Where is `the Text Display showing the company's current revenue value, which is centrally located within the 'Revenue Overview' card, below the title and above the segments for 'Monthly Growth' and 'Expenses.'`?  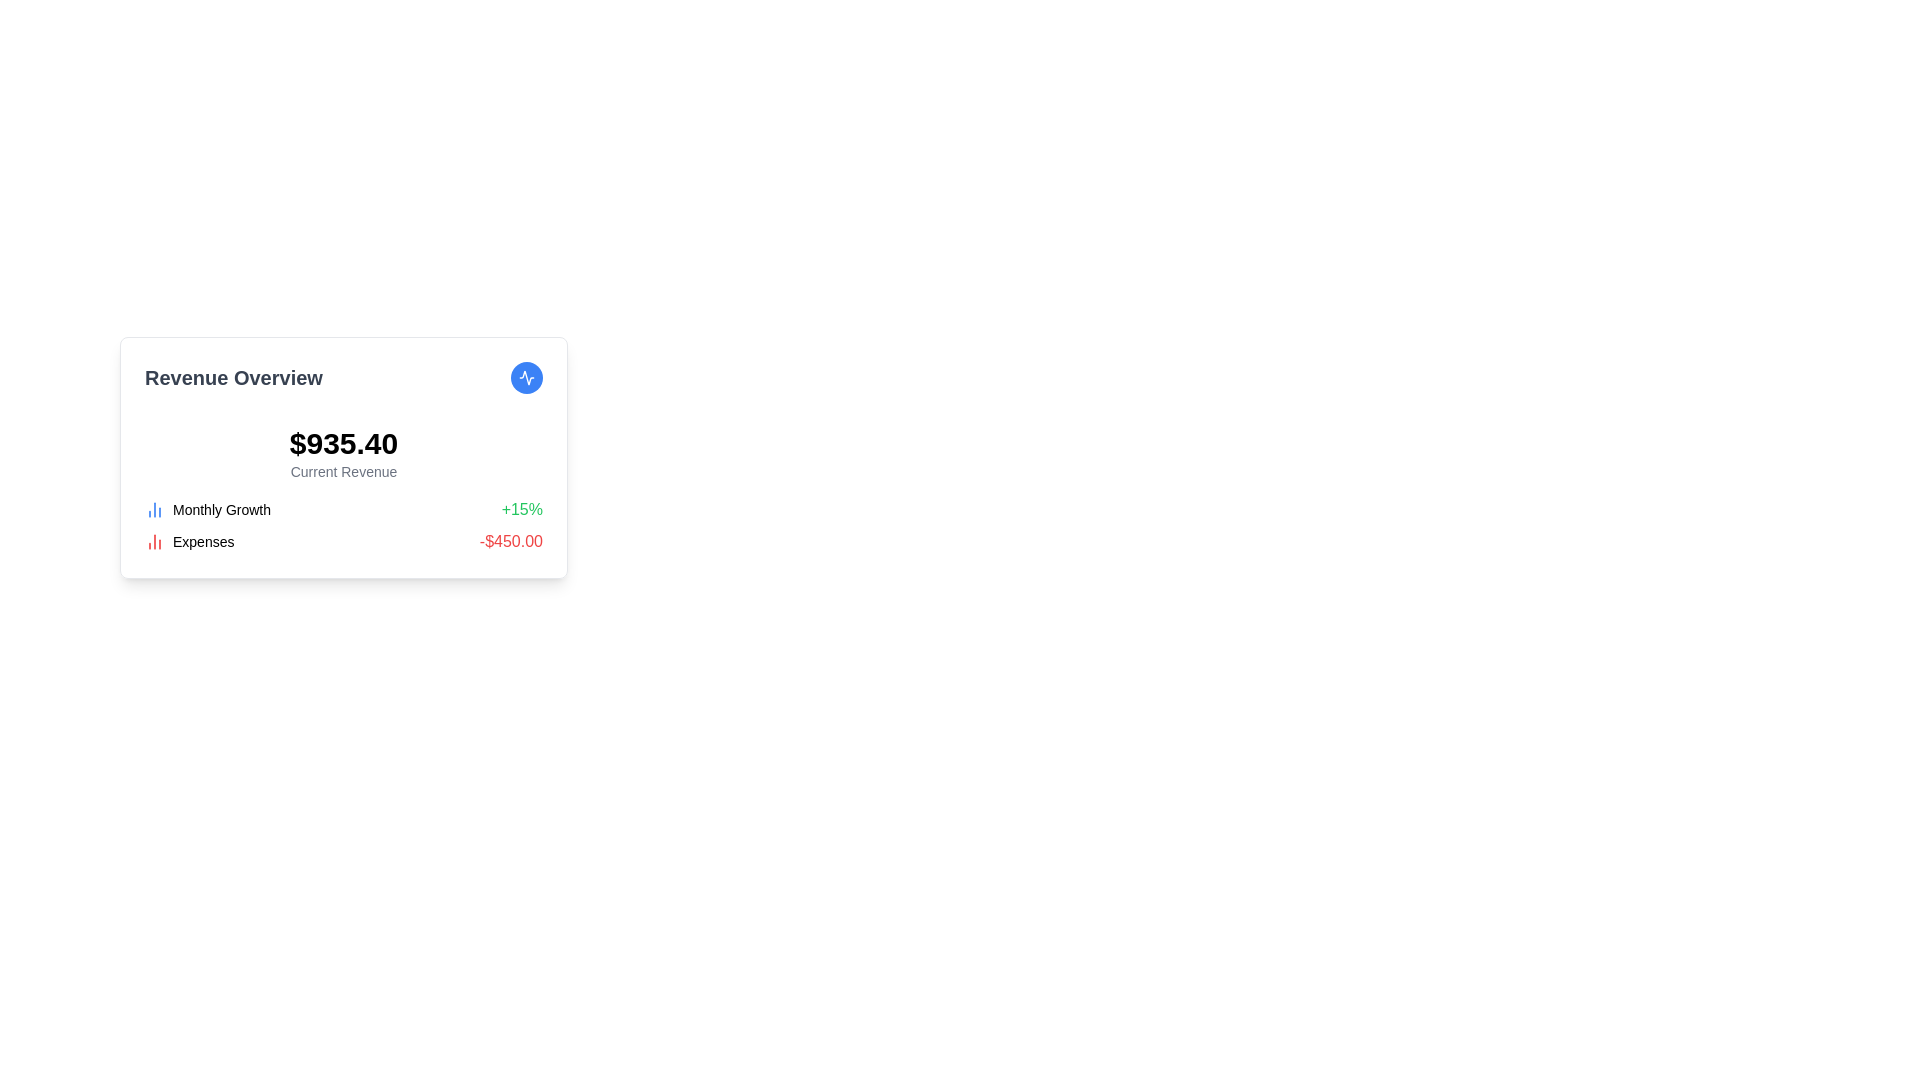 the Text Display showing the company's current revenue value, which is centrally located within the 'Revenue Overview' card, below the title and above the segments for 'Monthly Growth' and 'Expenses.' is located at coordinates (344, 454).